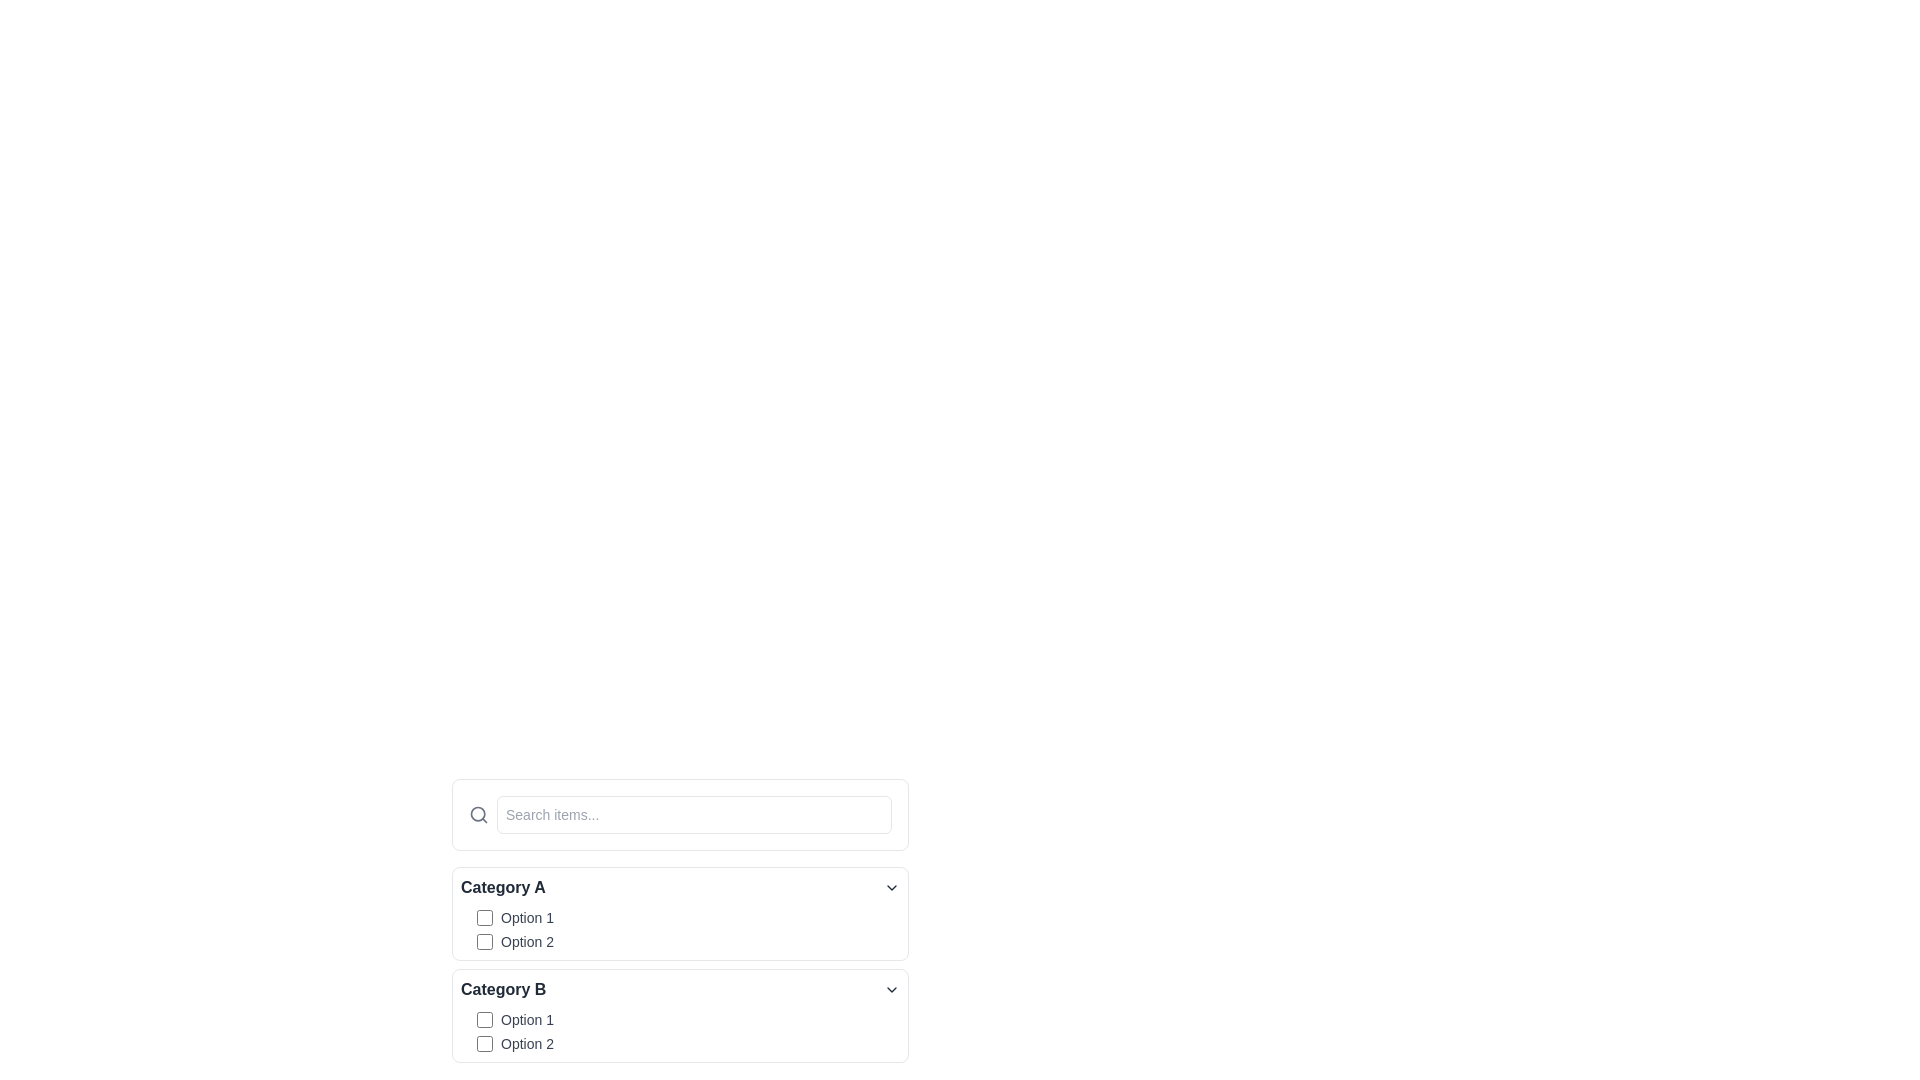 This screenshot has width=1920, height=1080. I want to click on the text label displaying 'Option 1', which is positioned to the right of a checkbox under 'Category B', so click(527, 1019).